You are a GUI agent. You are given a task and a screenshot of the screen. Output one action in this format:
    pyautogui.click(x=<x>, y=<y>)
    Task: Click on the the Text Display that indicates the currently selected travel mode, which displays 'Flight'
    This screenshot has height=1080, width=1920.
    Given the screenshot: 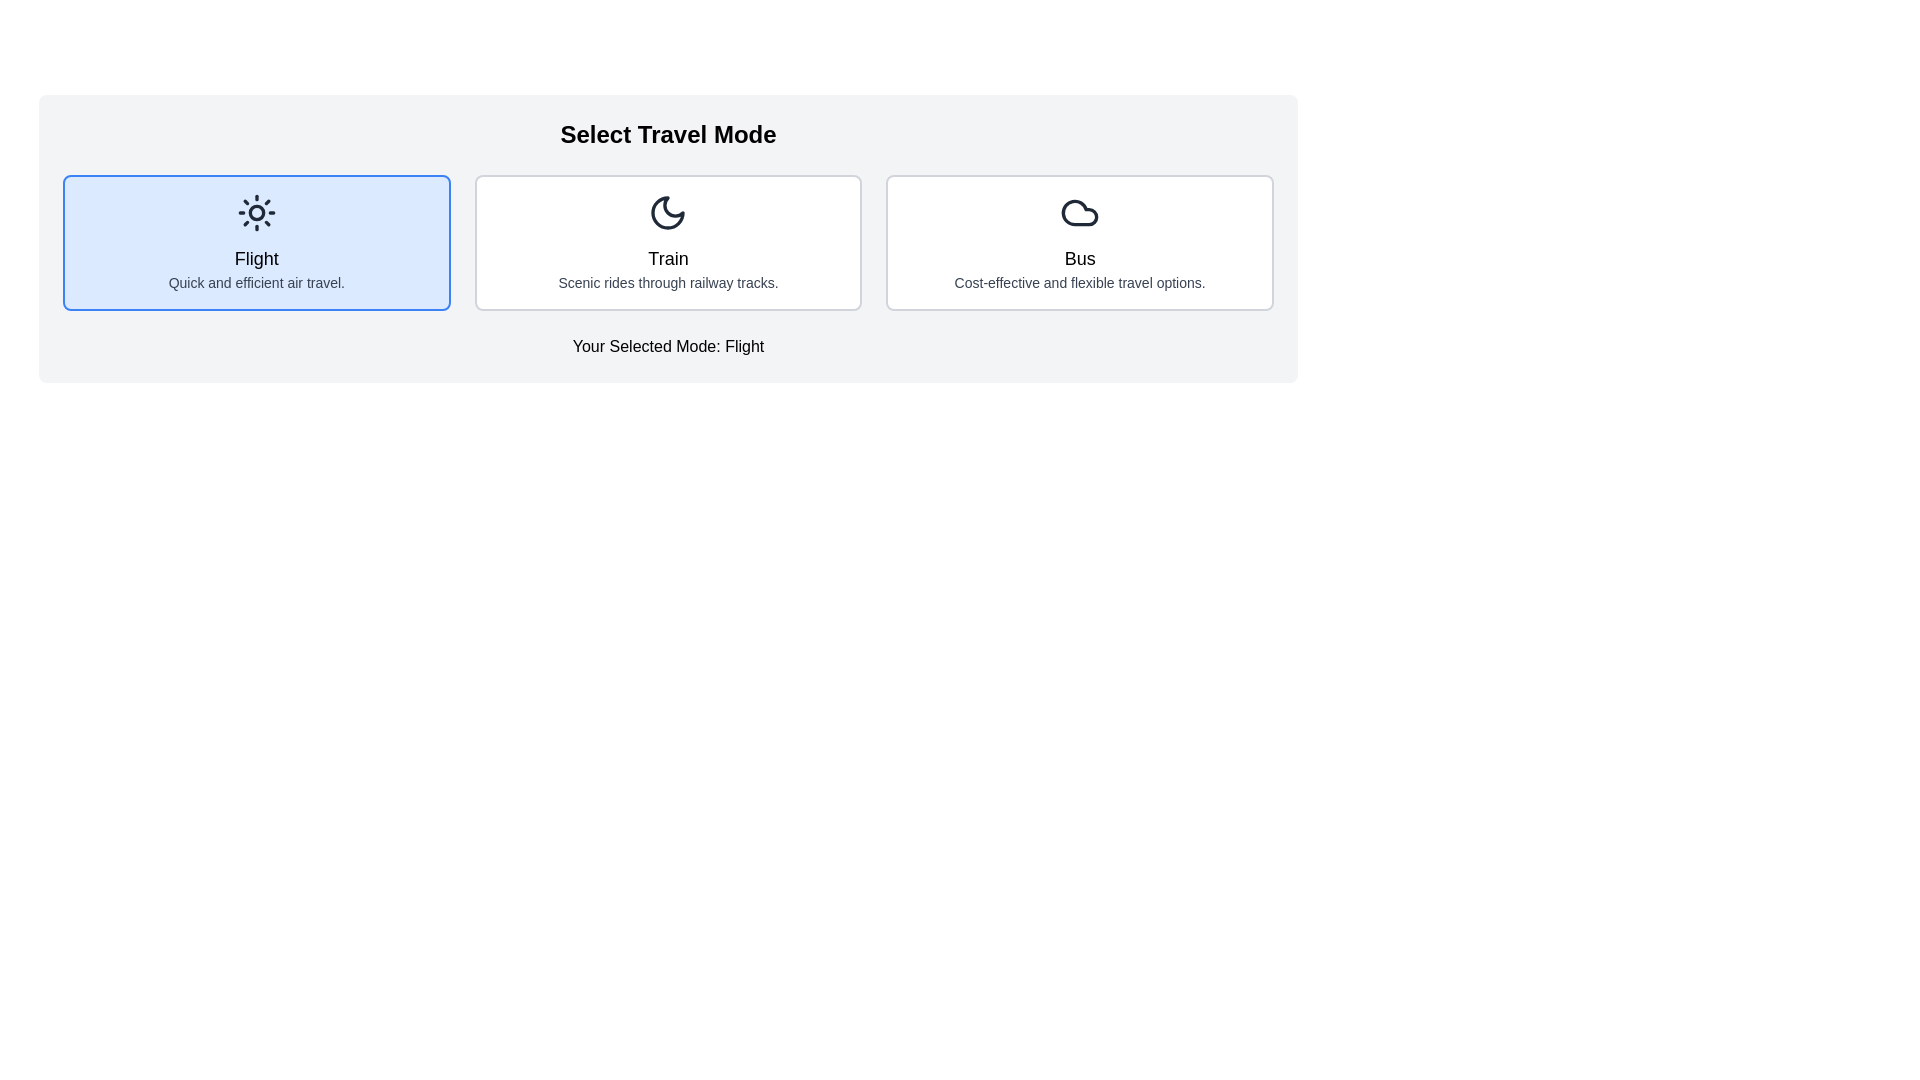 What is the action you would take?
    pyautogui.click(x=741, y=345)
    